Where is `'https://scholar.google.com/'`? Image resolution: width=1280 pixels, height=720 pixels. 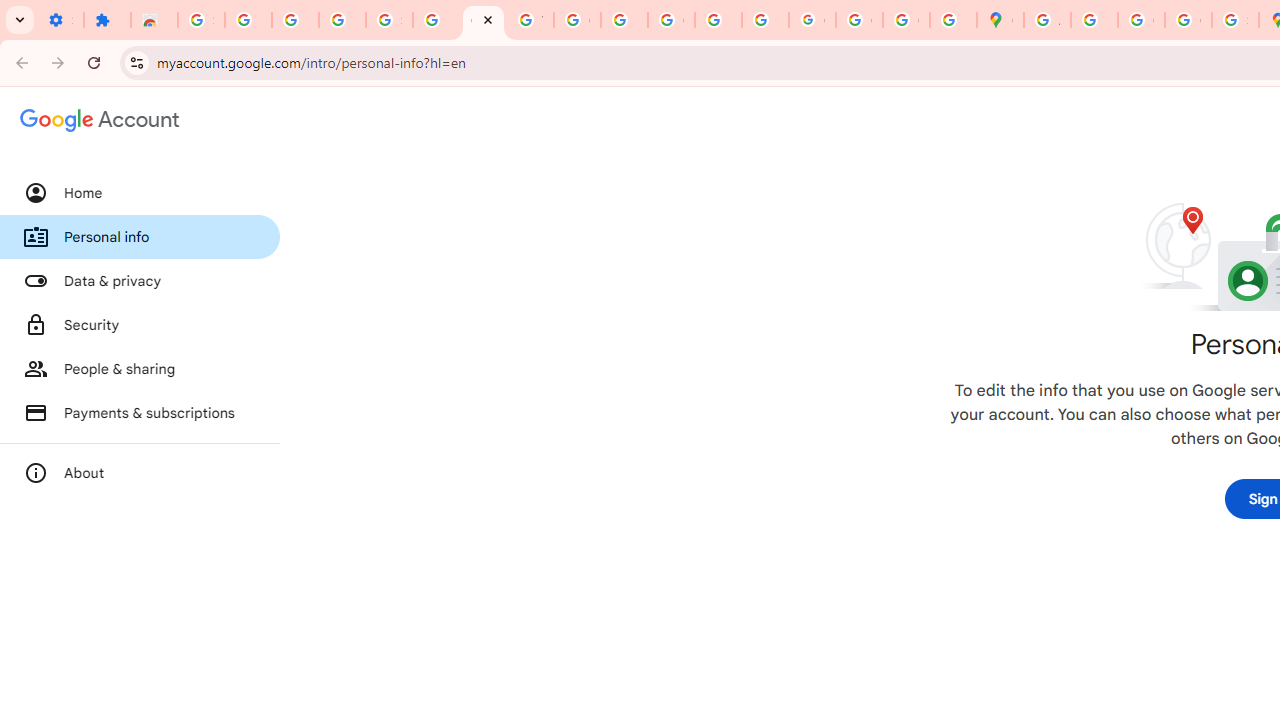 'https://scholar.google.com/' is located at coordinates (623, 20).